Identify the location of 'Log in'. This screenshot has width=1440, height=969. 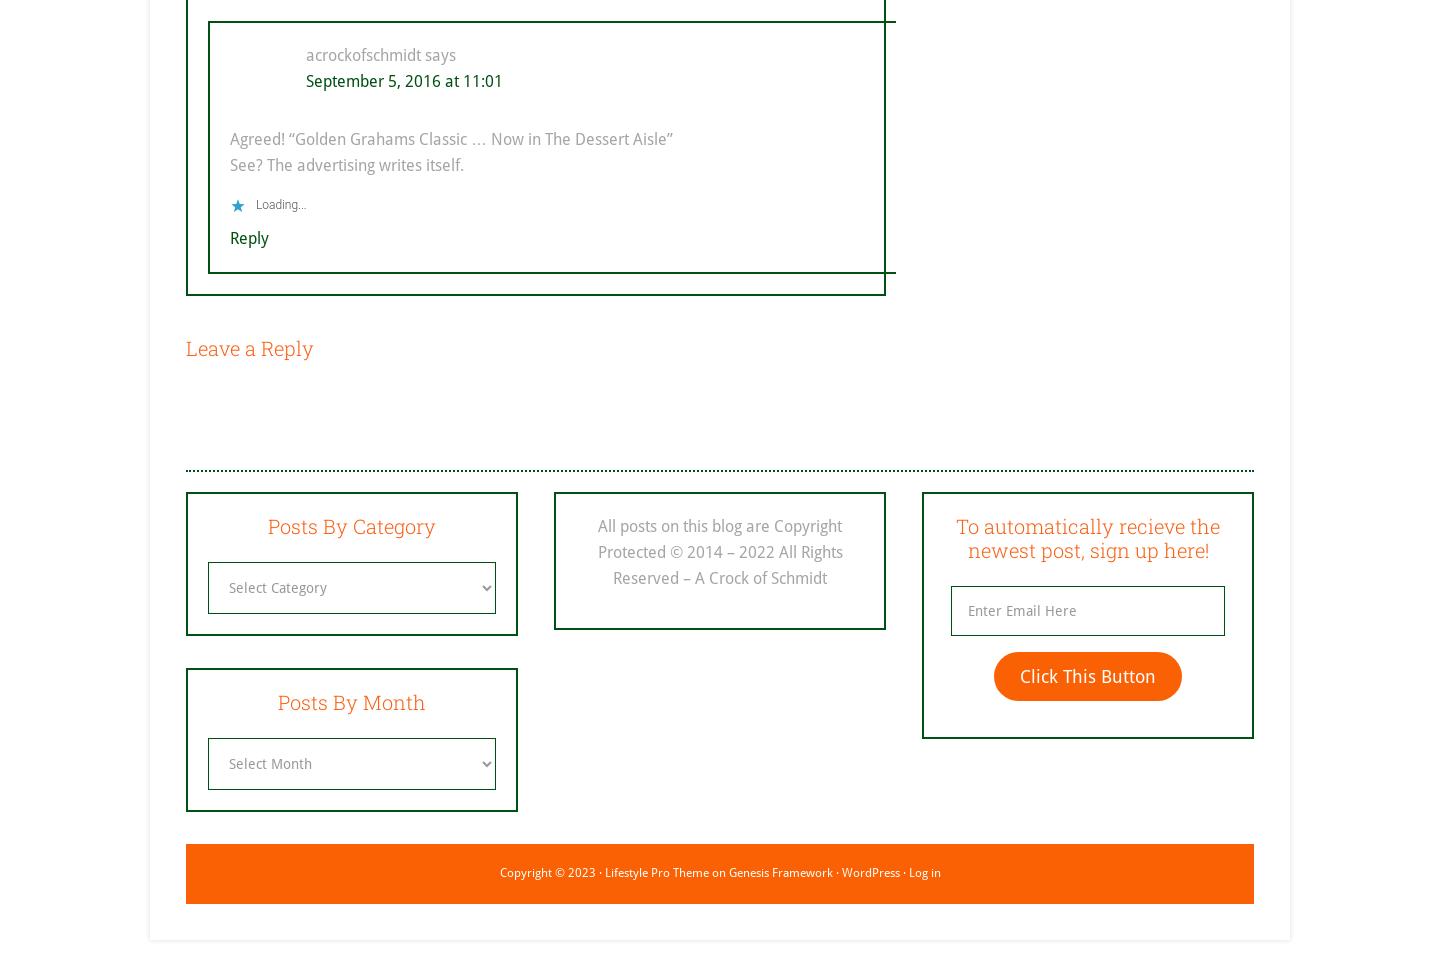
(924, 871).